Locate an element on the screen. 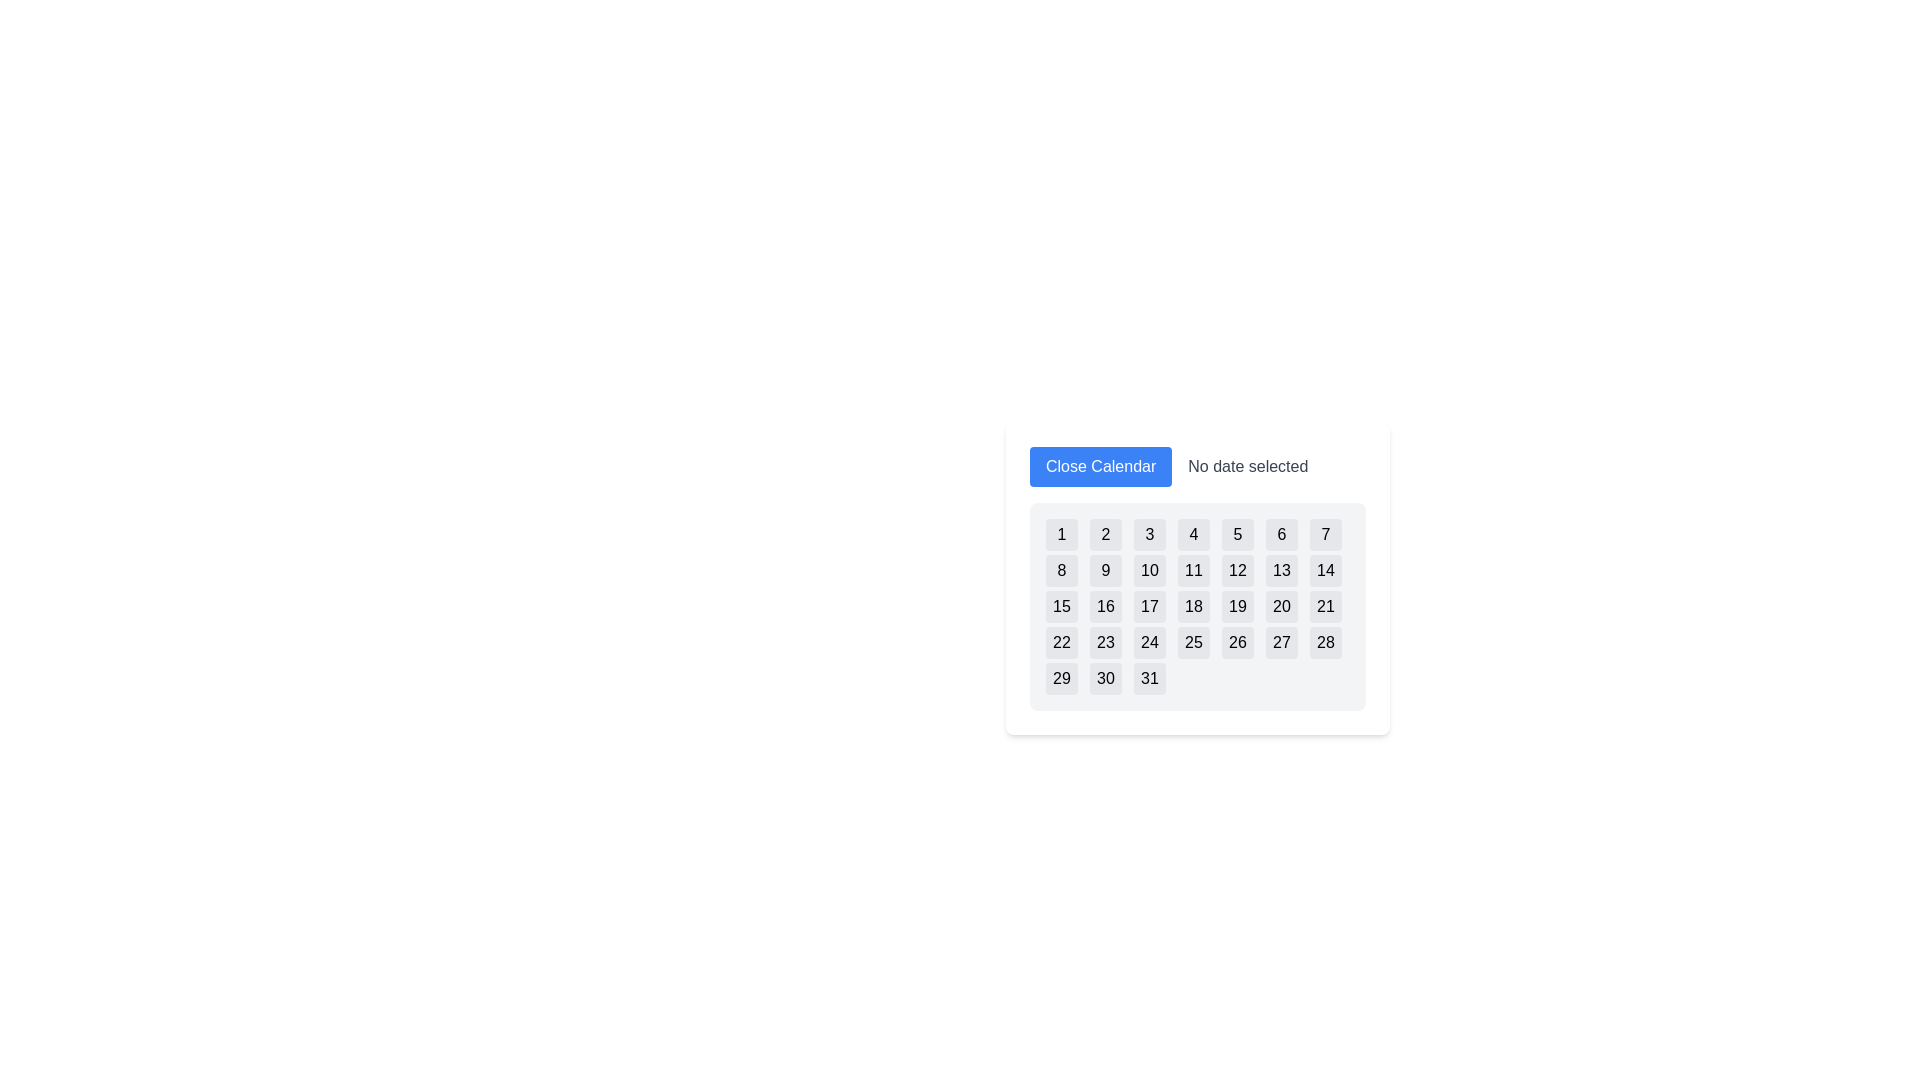 The width and height of the screenshot is (1920, 1080). the button representing the 8th day of the month in the calendar grid is located at coordinates (1060, 570).